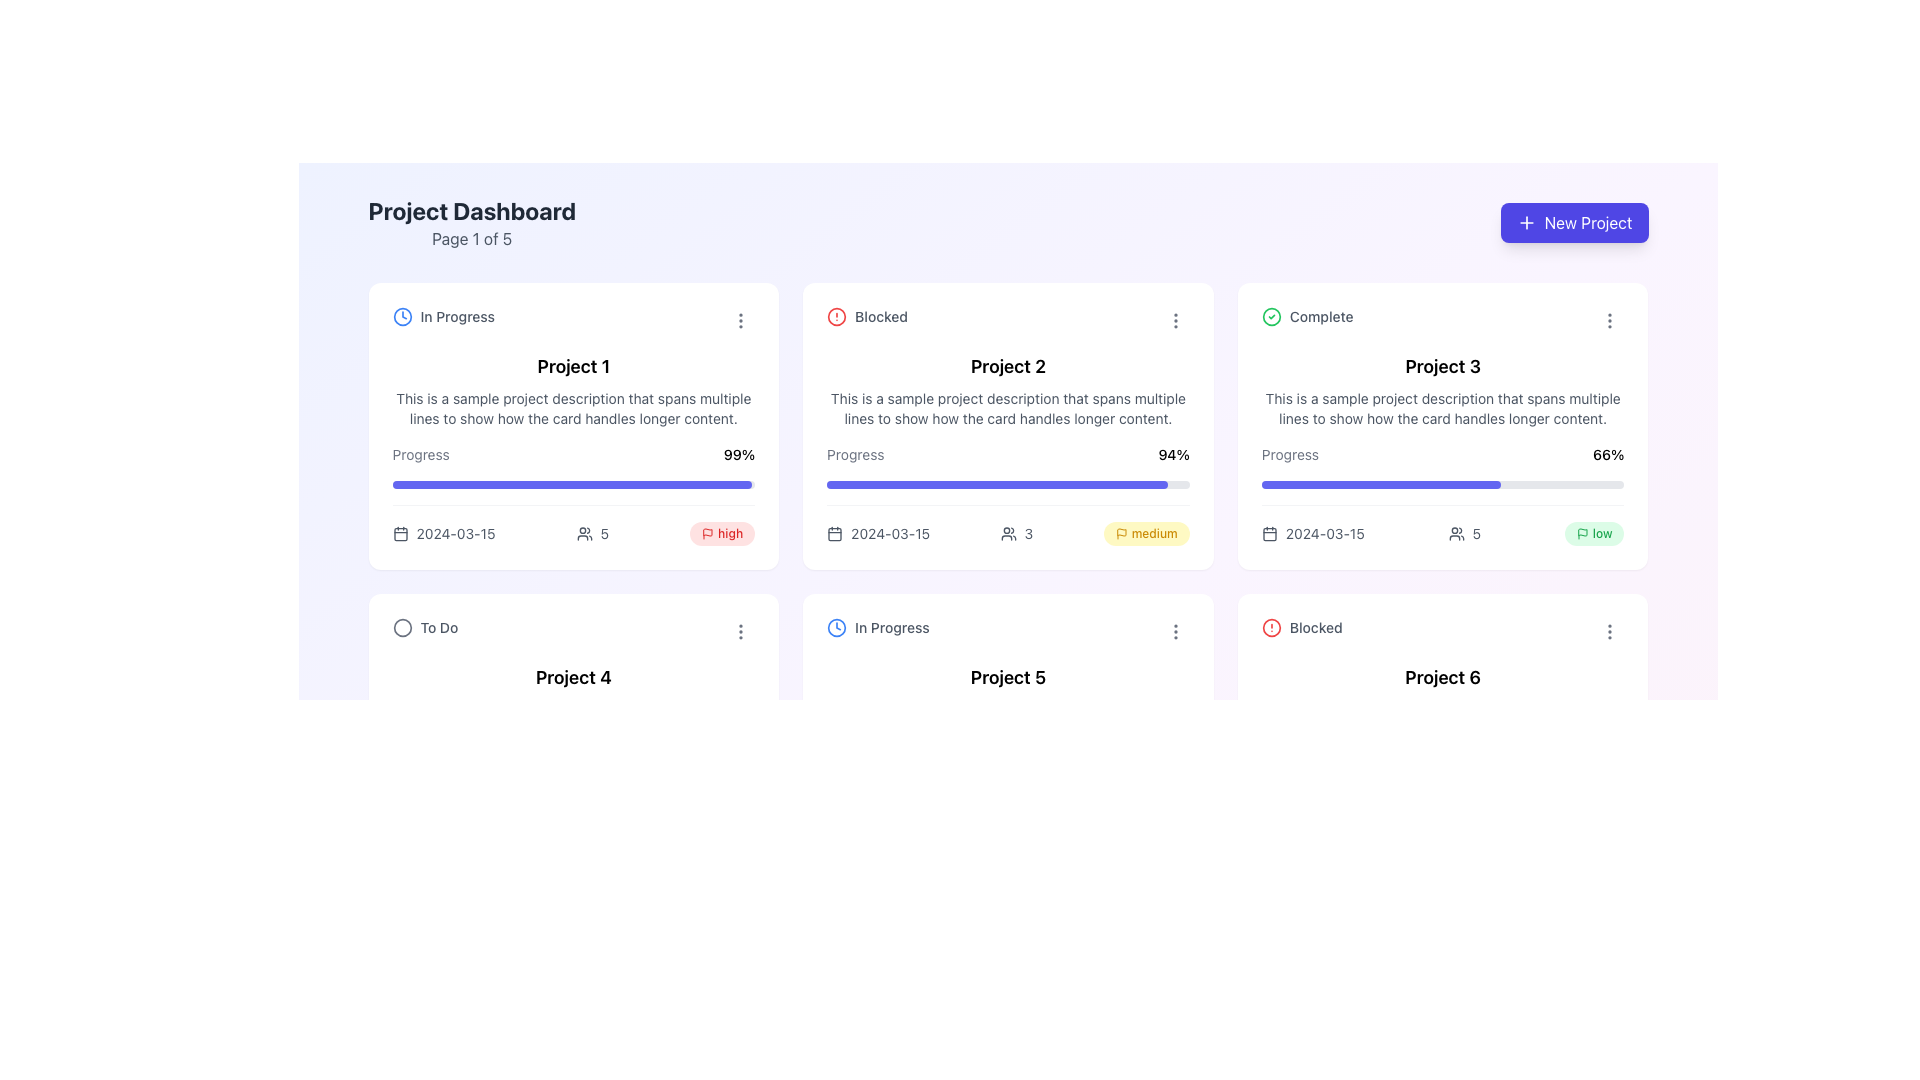 The image size is (1920, 1080). What do you see at coordinates (1456, 532) in the screenshot?
I see `the user silhouettes icon styled in gray, located to the left of the numeric indicator '5', within the card for 'Project 3'` at bounding box center [1456, 532].